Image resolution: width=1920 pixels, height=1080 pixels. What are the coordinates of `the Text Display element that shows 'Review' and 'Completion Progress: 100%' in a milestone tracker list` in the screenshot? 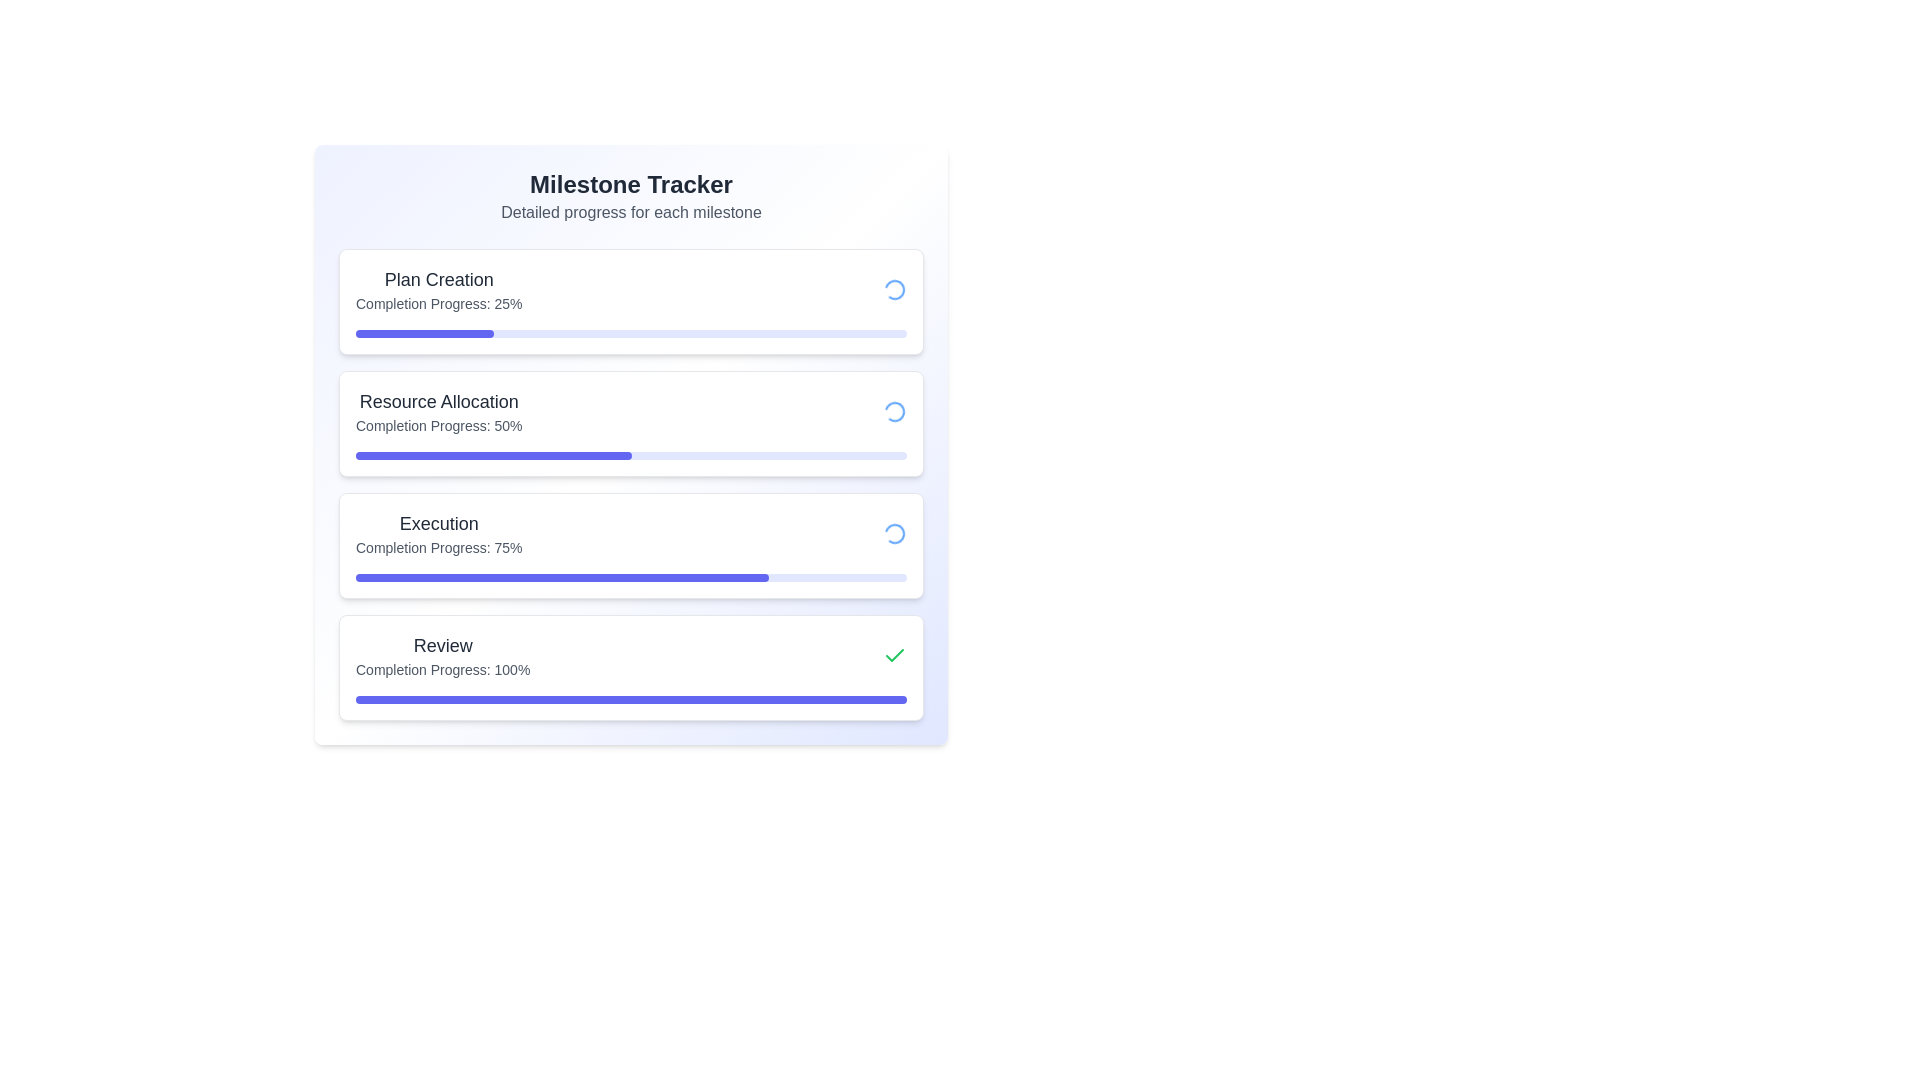 It's located at (442, 655).